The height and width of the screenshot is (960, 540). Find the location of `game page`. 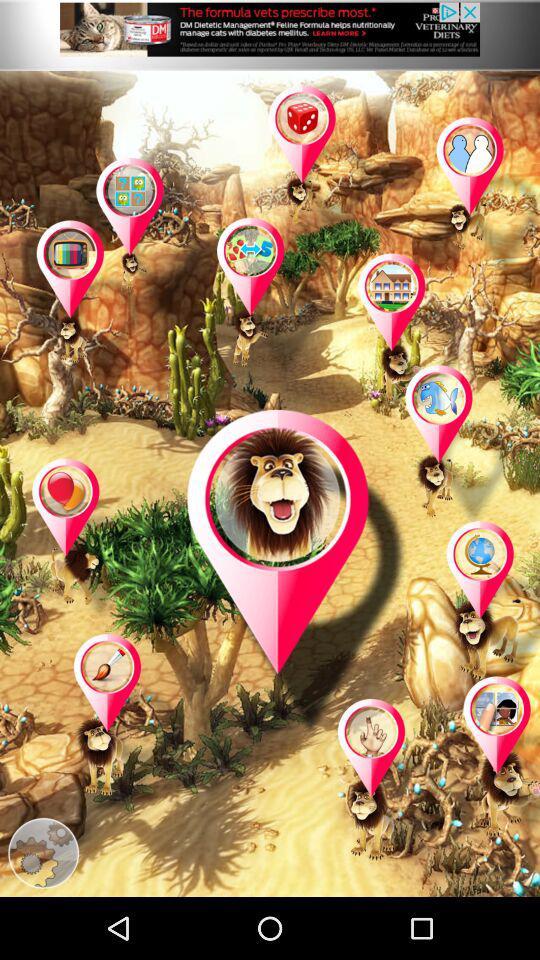

game page is located at coordinates (85, 539).